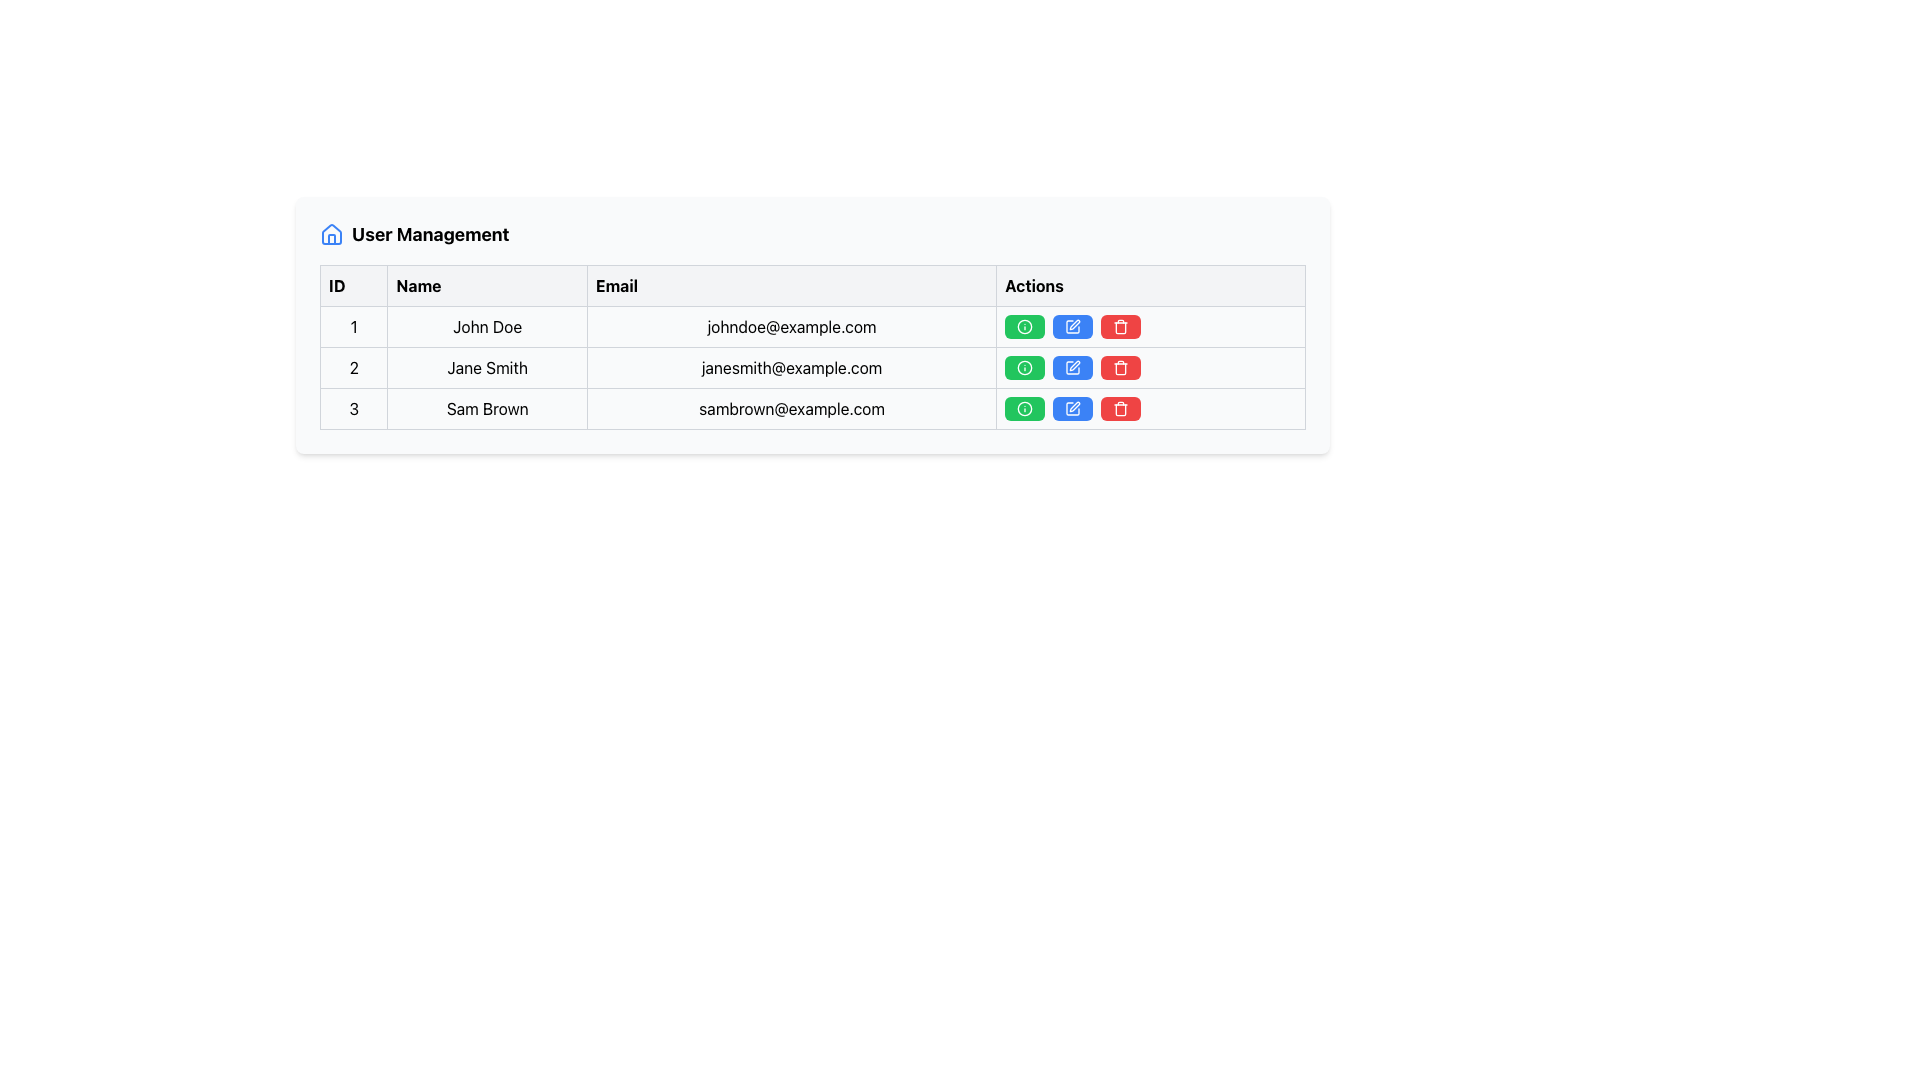 This screenshot has height=1080, width=1920. I want to click on the pen icon within the blue button in the 'Actions' column of the second row of the table to initiate an action, so click(1072, 367).